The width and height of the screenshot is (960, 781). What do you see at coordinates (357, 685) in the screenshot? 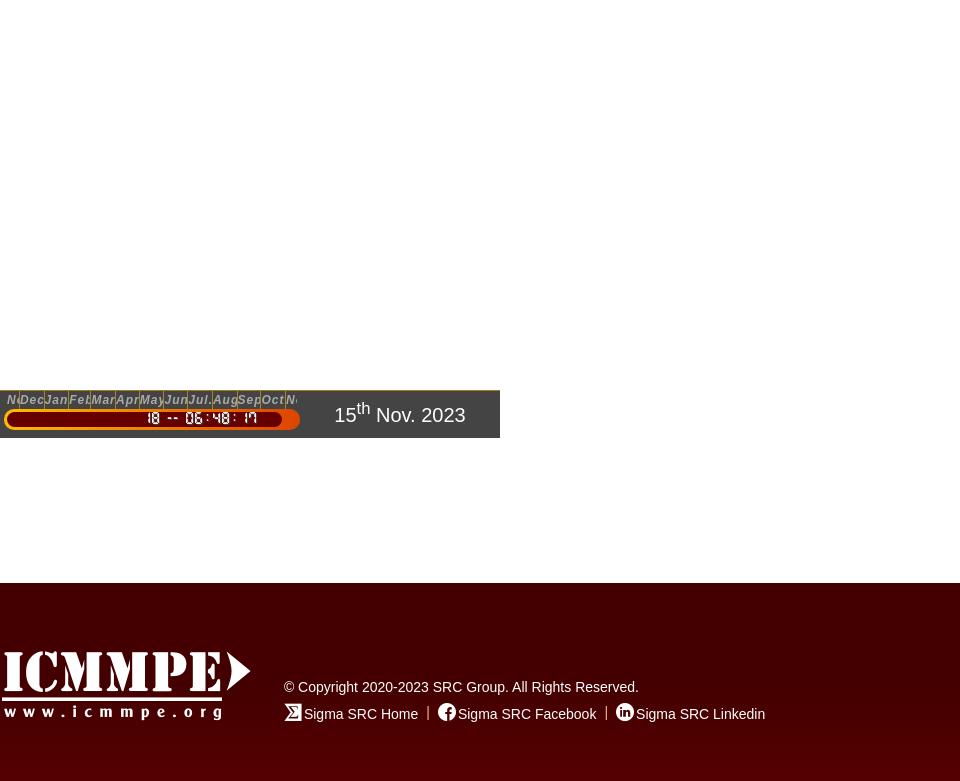
I see `'© Copyright 2020-2023'` at bounding box center [357, 685].